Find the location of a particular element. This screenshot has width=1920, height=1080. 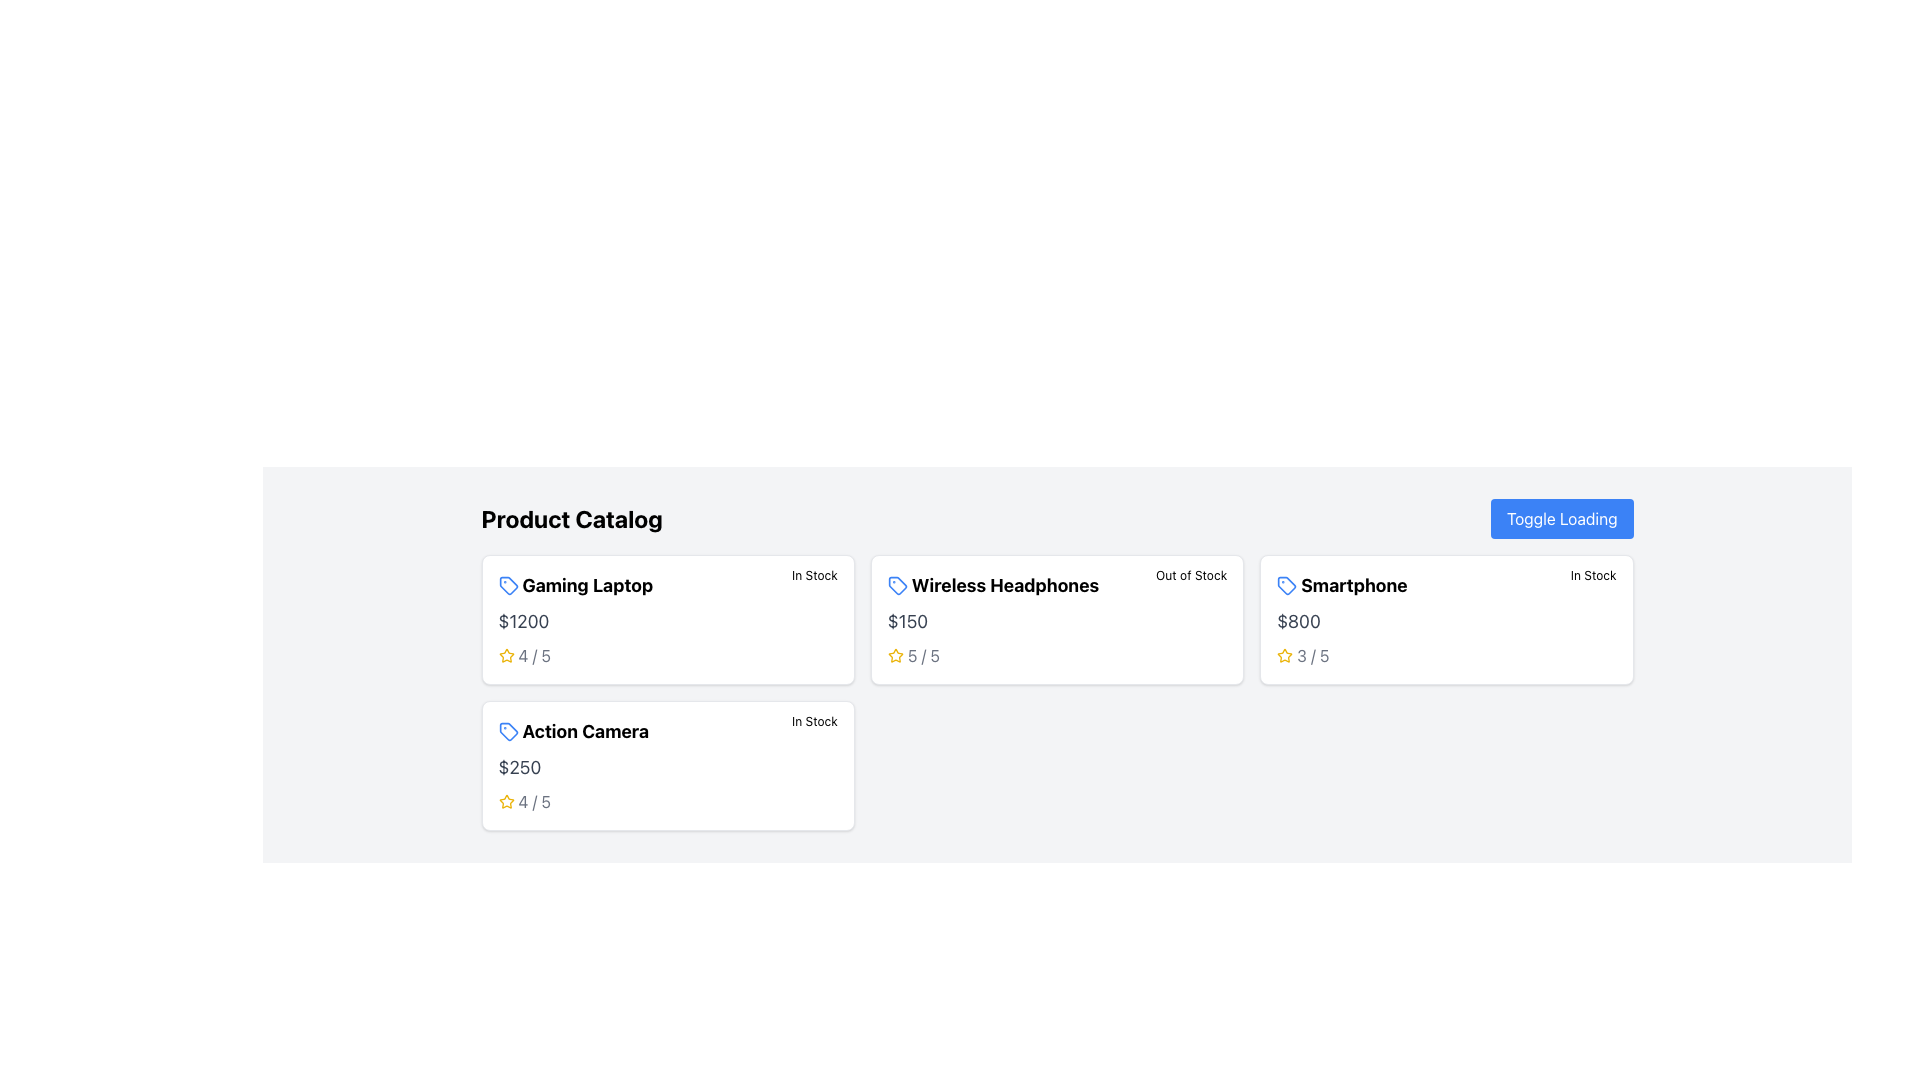

the out-of-stock badge indicating the availability status of the Wireless Headphones product located at the top-right corner of its product card is located at coordinates (1191, 575).